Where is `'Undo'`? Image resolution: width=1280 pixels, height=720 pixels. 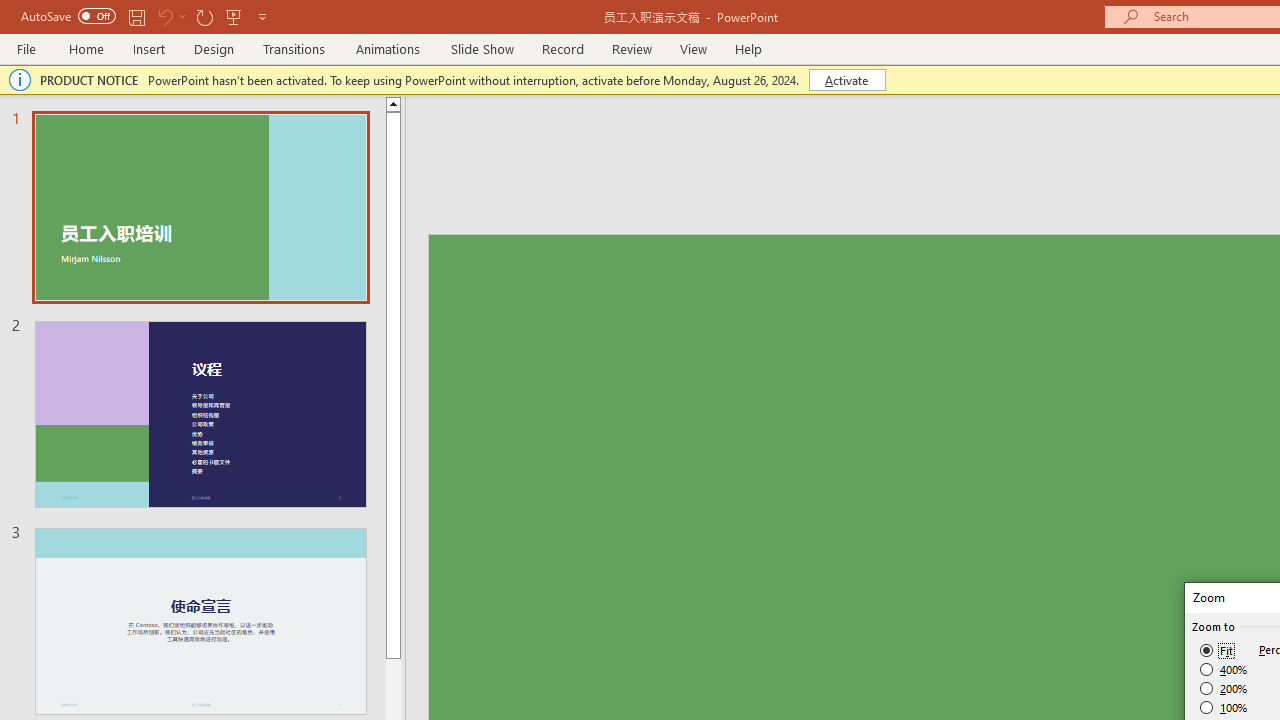
'Undo' is located at coordinates (164, 16).